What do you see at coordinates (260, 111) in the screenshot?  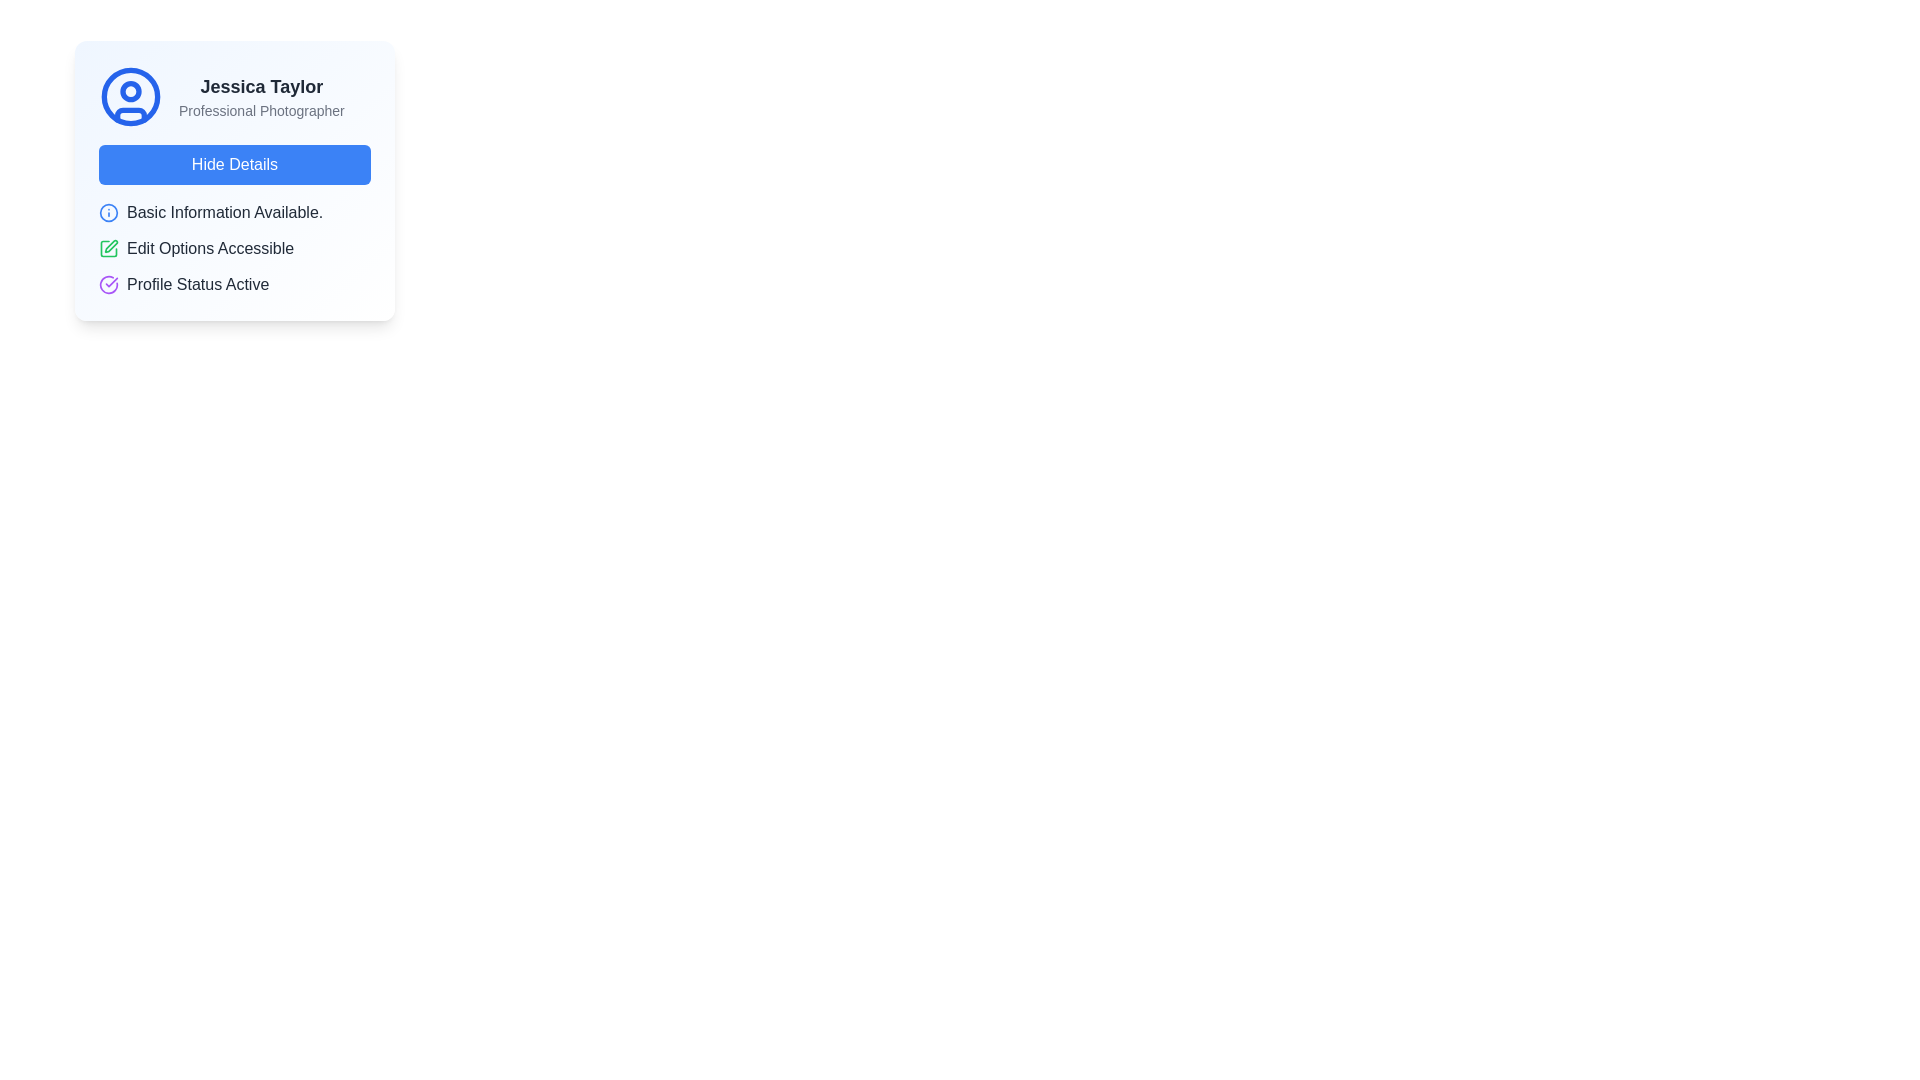 I see `the text label 'Professional Photographer' which is styled in small gray font and positioned below 'Jessica Taylor'` at bounding box center [260, 111].